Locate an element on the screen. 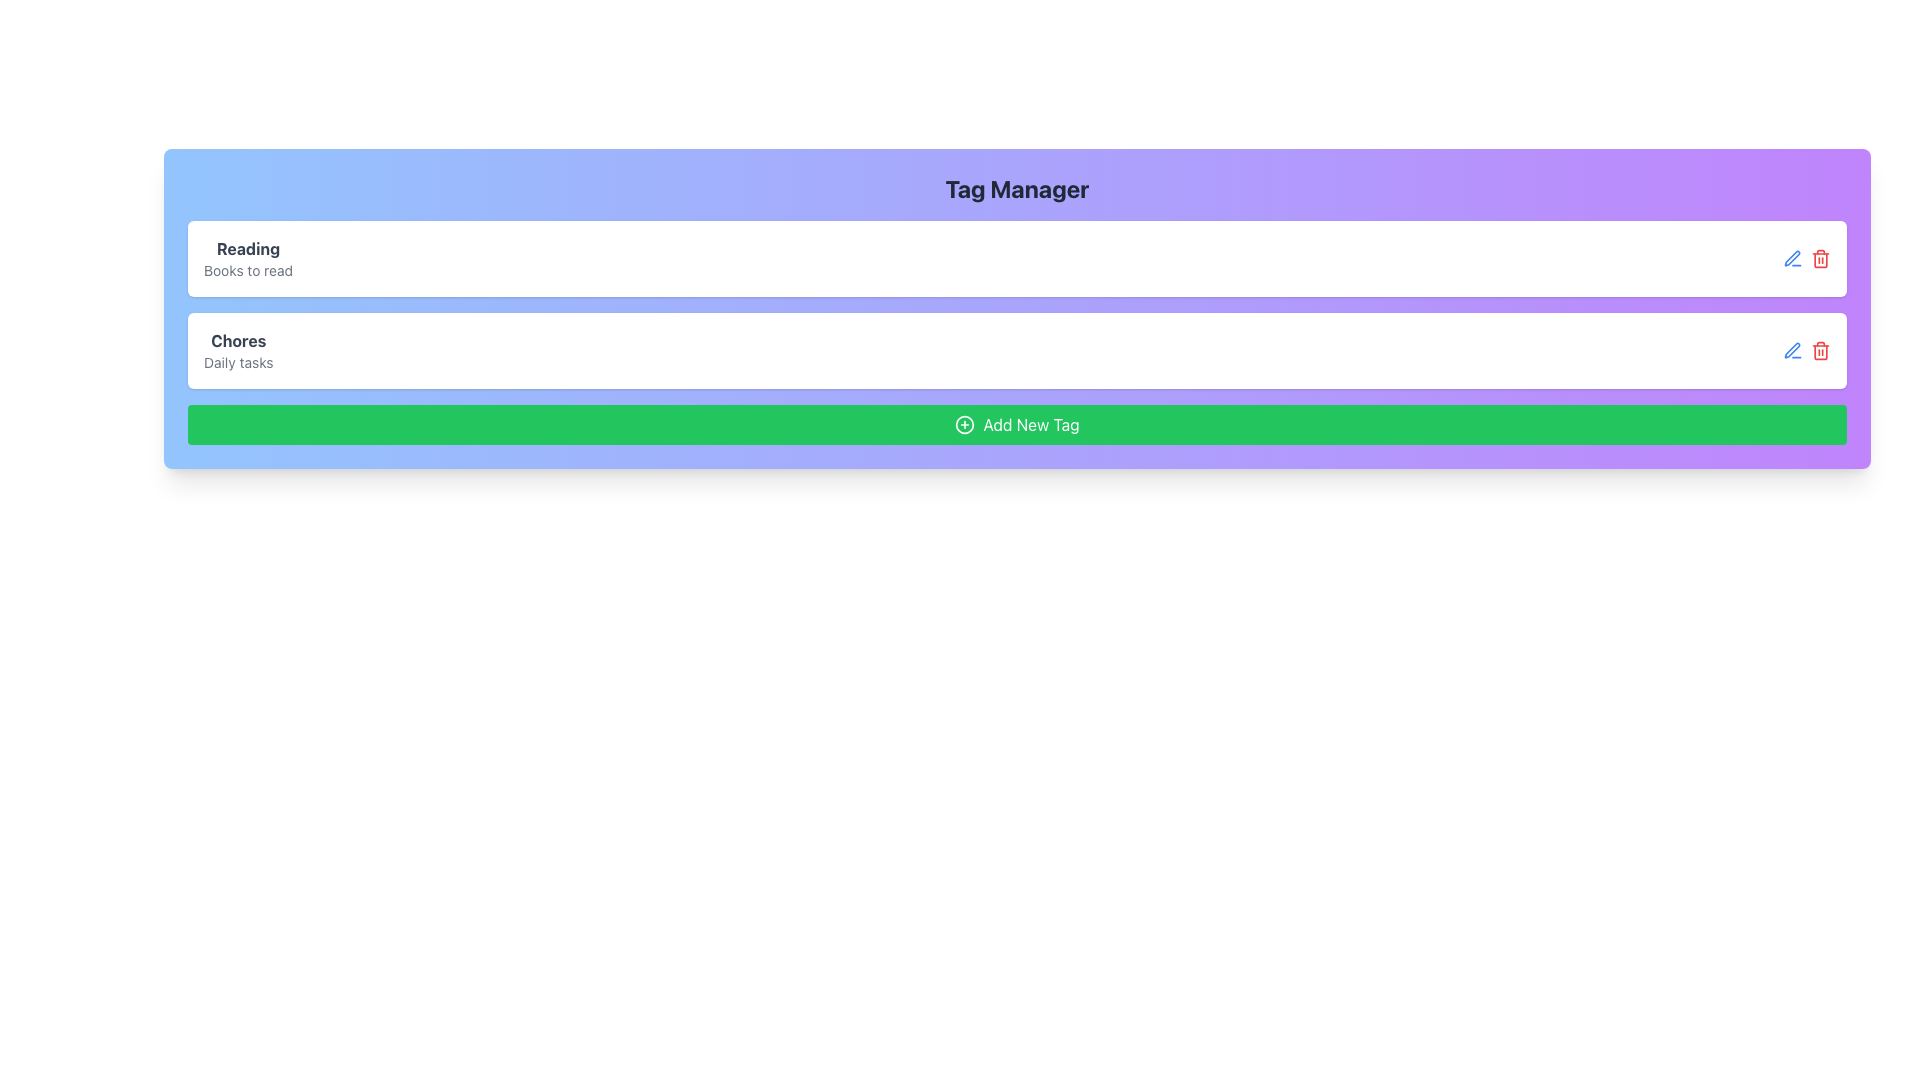 The image size is (1920, 1080). the central circular part of the 'Add New Tag' button, which is part of a plus sign icon located at the bottom of the interface is located at coordinates (965, 423).